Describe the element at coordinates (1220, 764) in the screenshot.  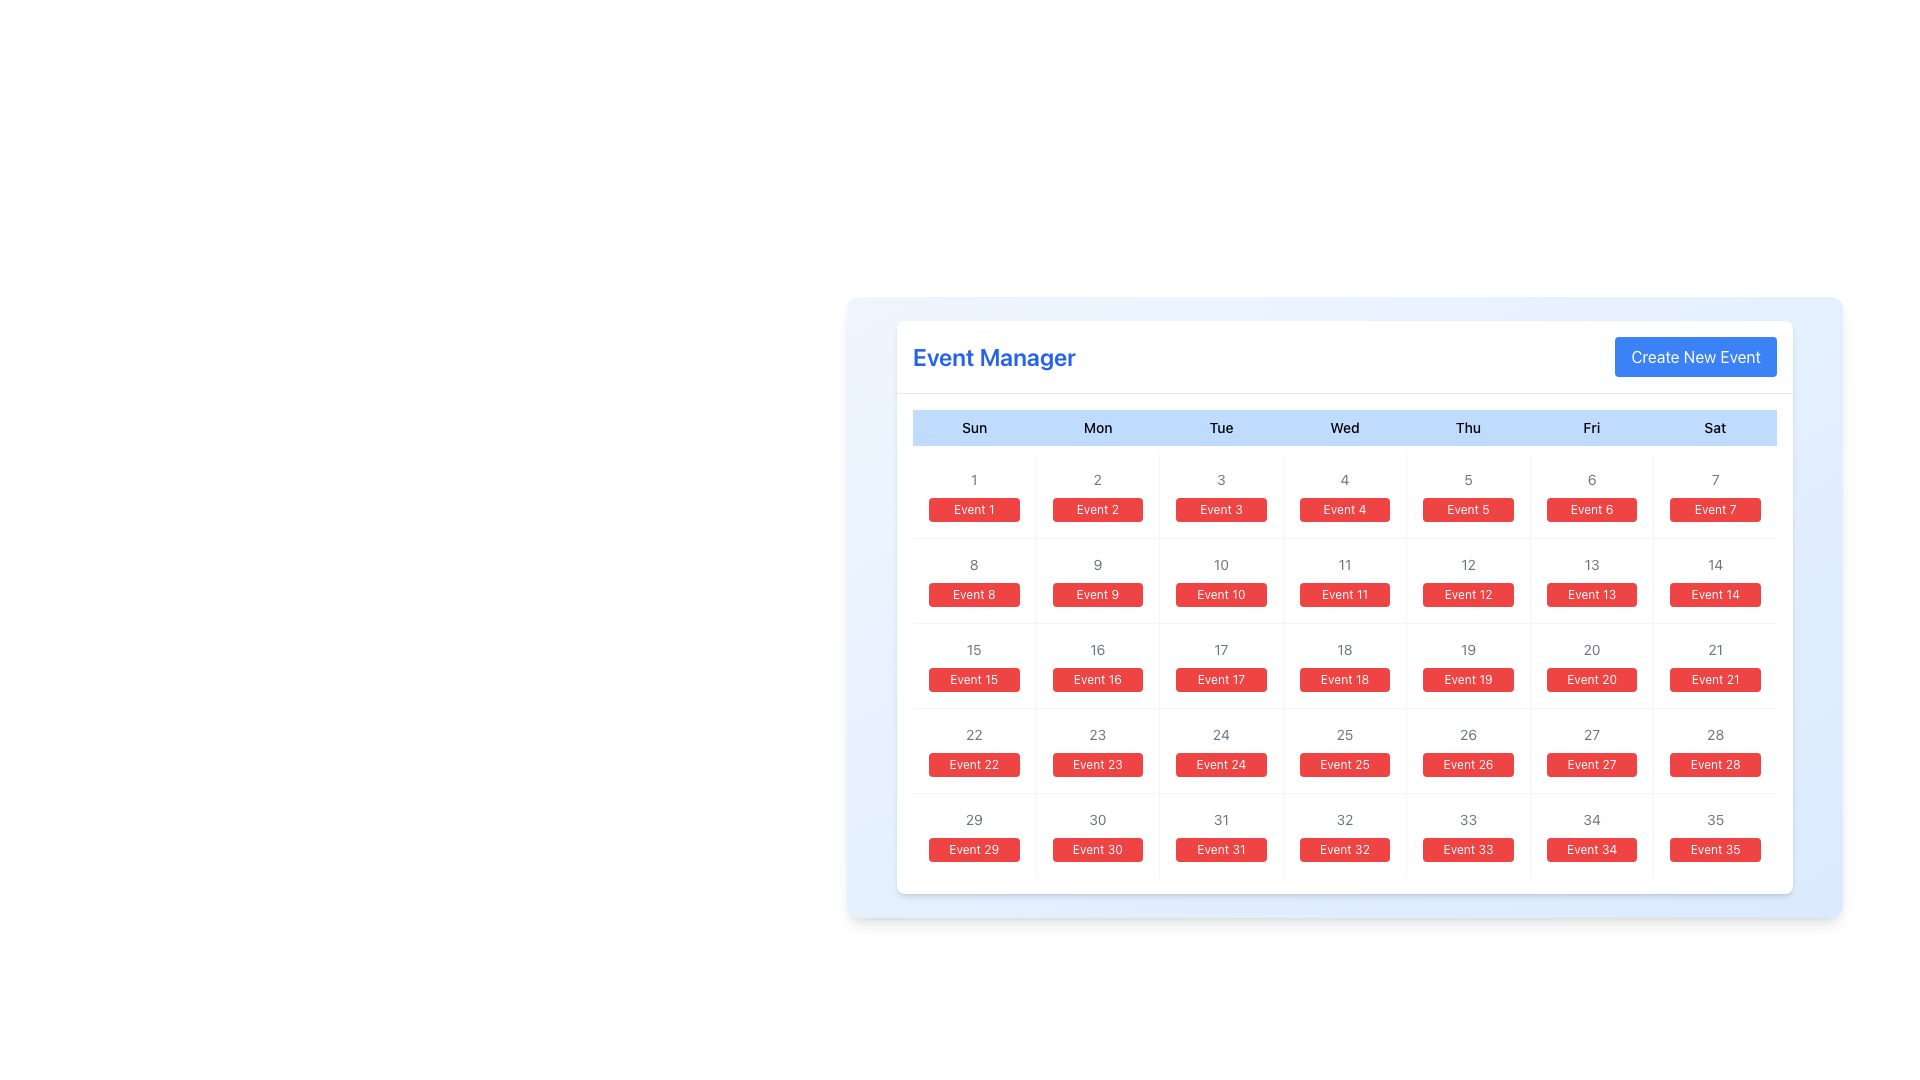
I see `the 'Event 24' label, which visually indicates this event in the calendar interface, positioned below the text '24' in the Tuesday column of the fourth week` at that location.